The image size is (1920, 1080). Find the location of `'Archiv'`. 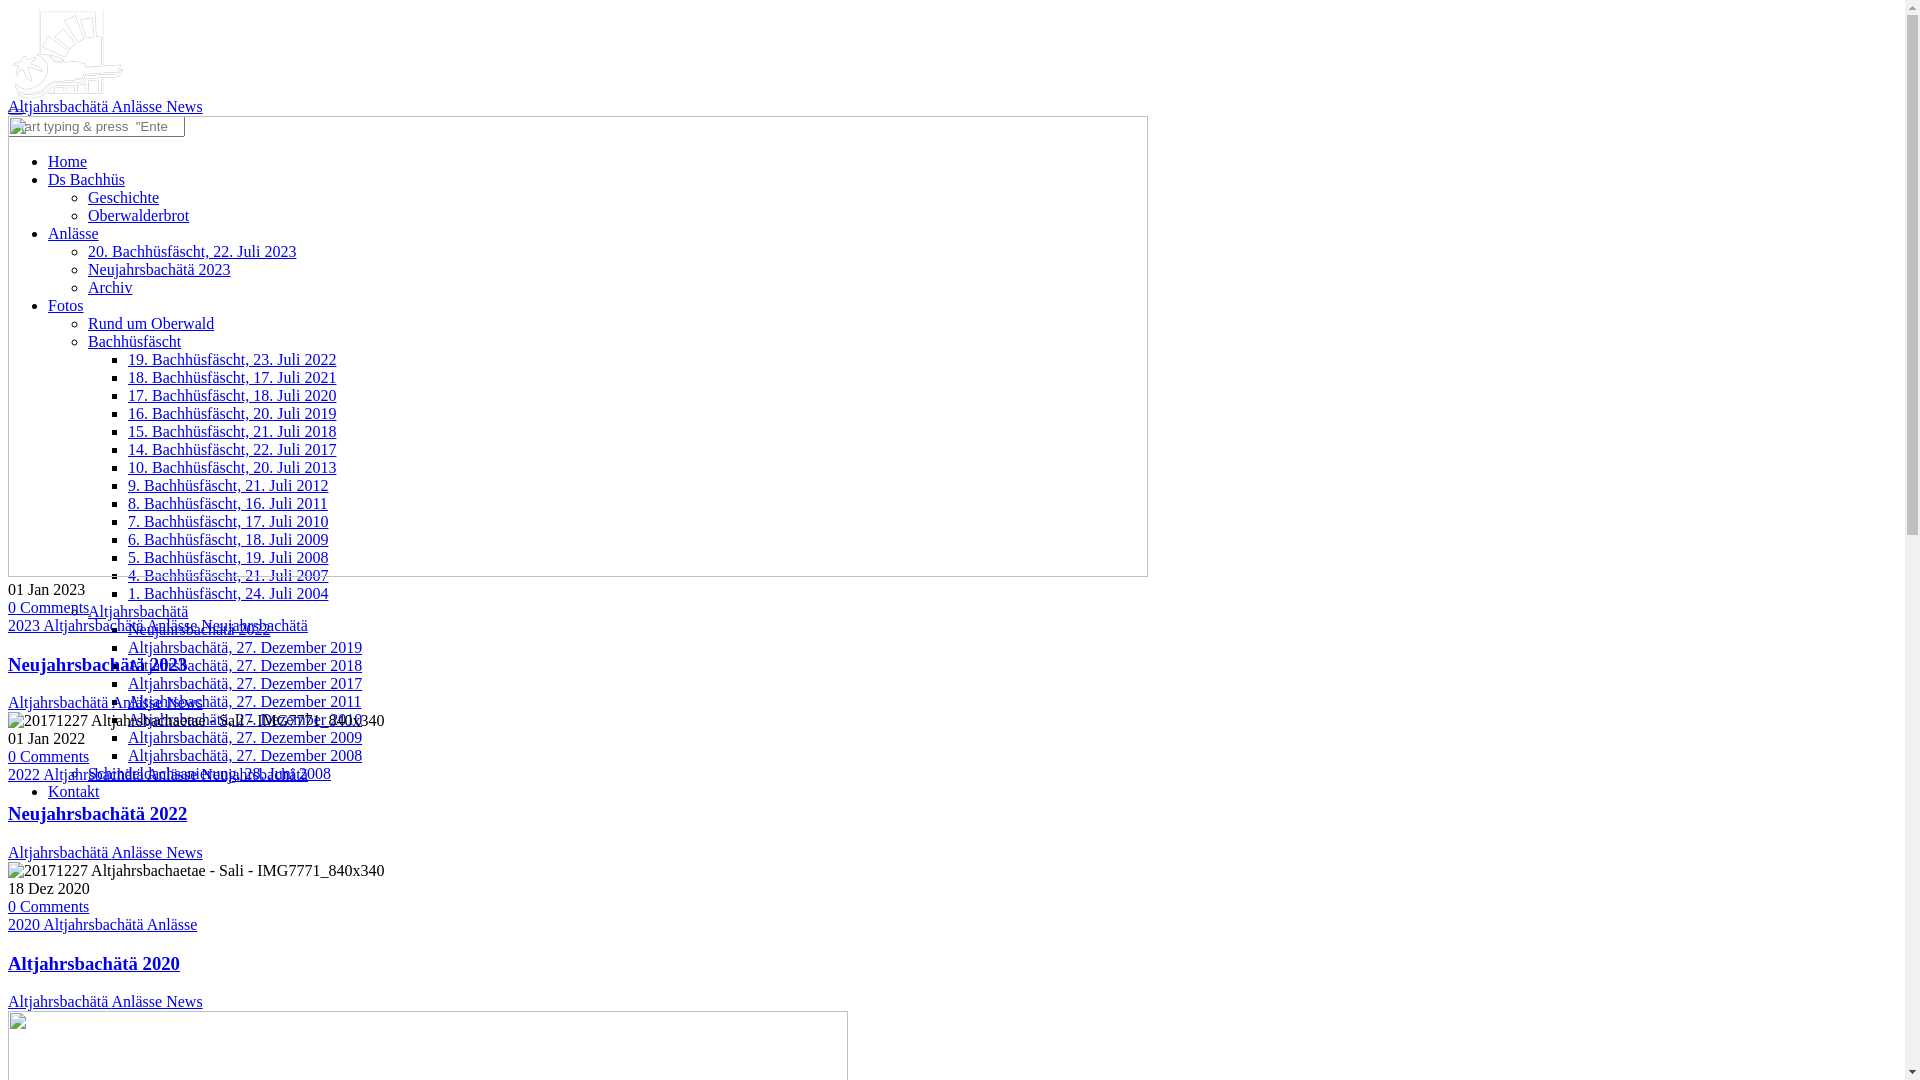

'Archiv' is located at coordinates (109, 287).